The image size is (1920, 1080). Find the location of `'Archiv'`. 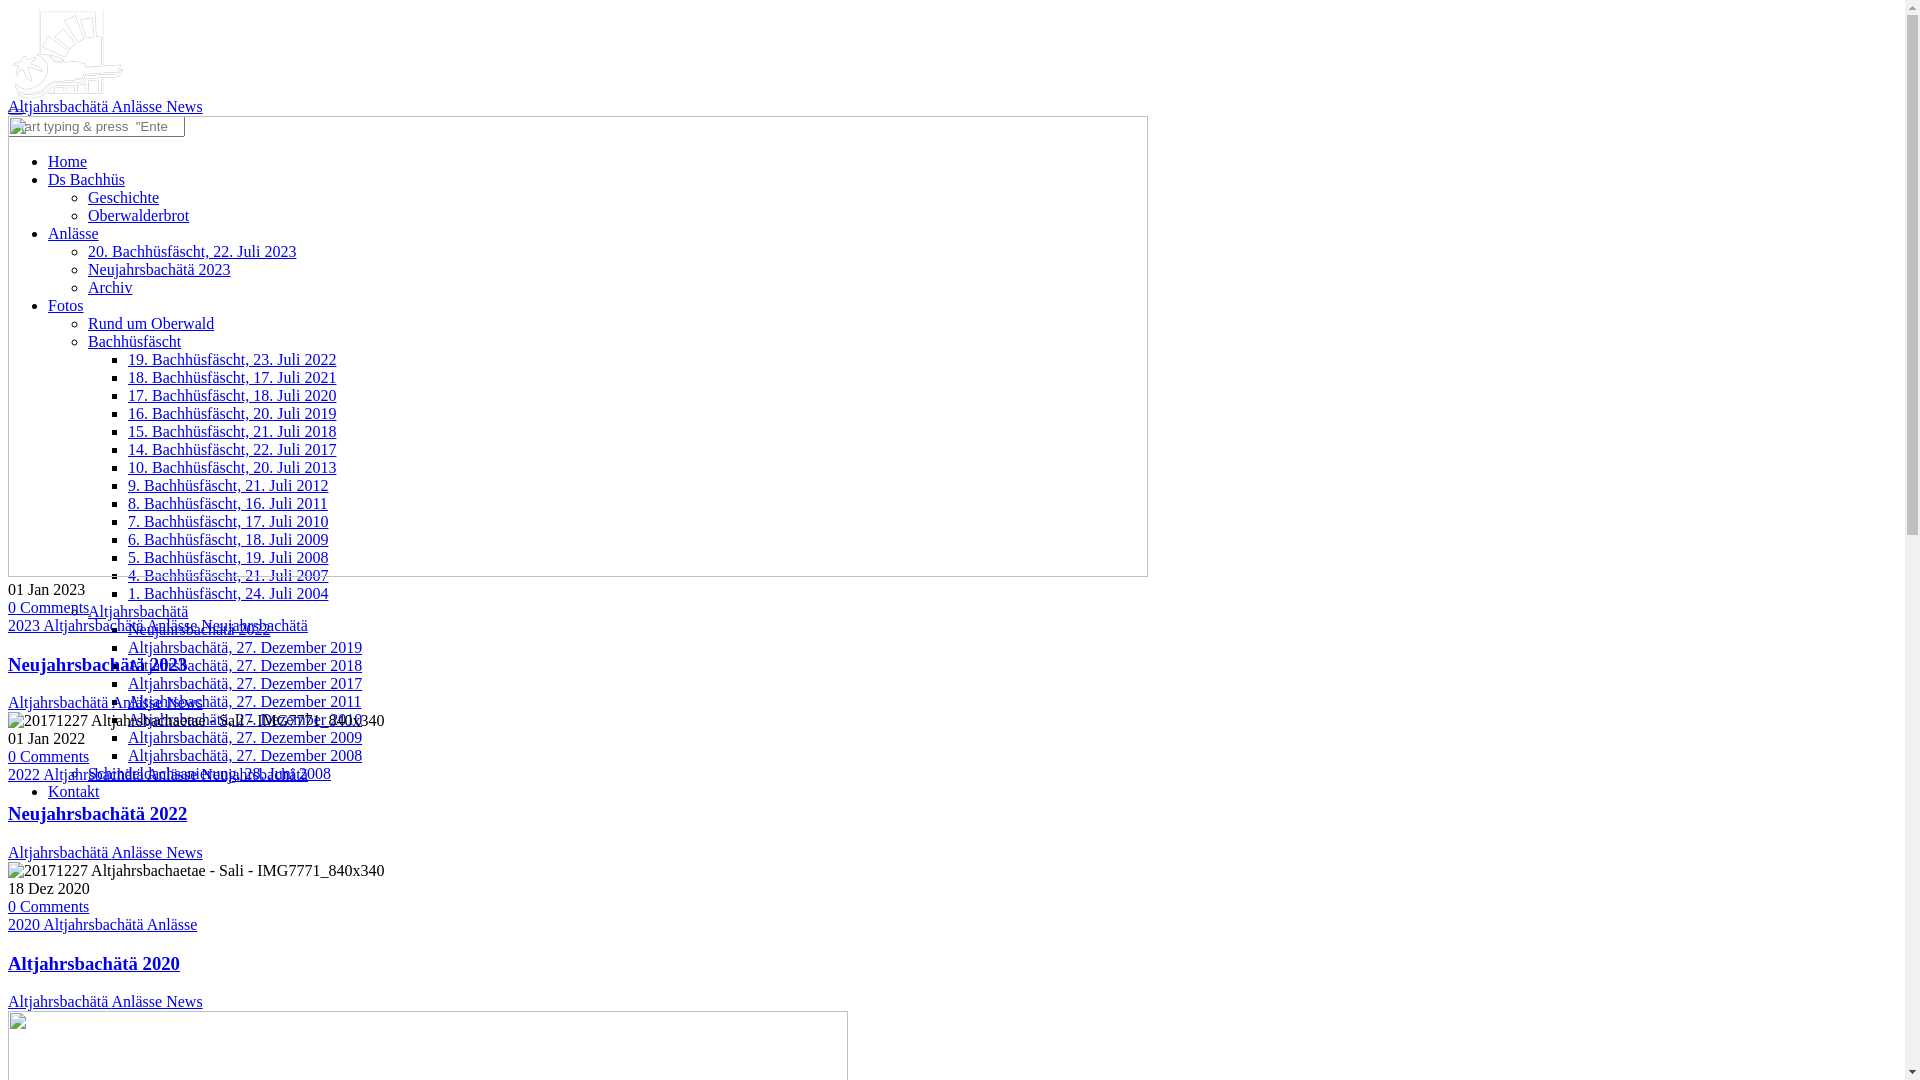

'Archiv' is located at coordinates (109, 287).